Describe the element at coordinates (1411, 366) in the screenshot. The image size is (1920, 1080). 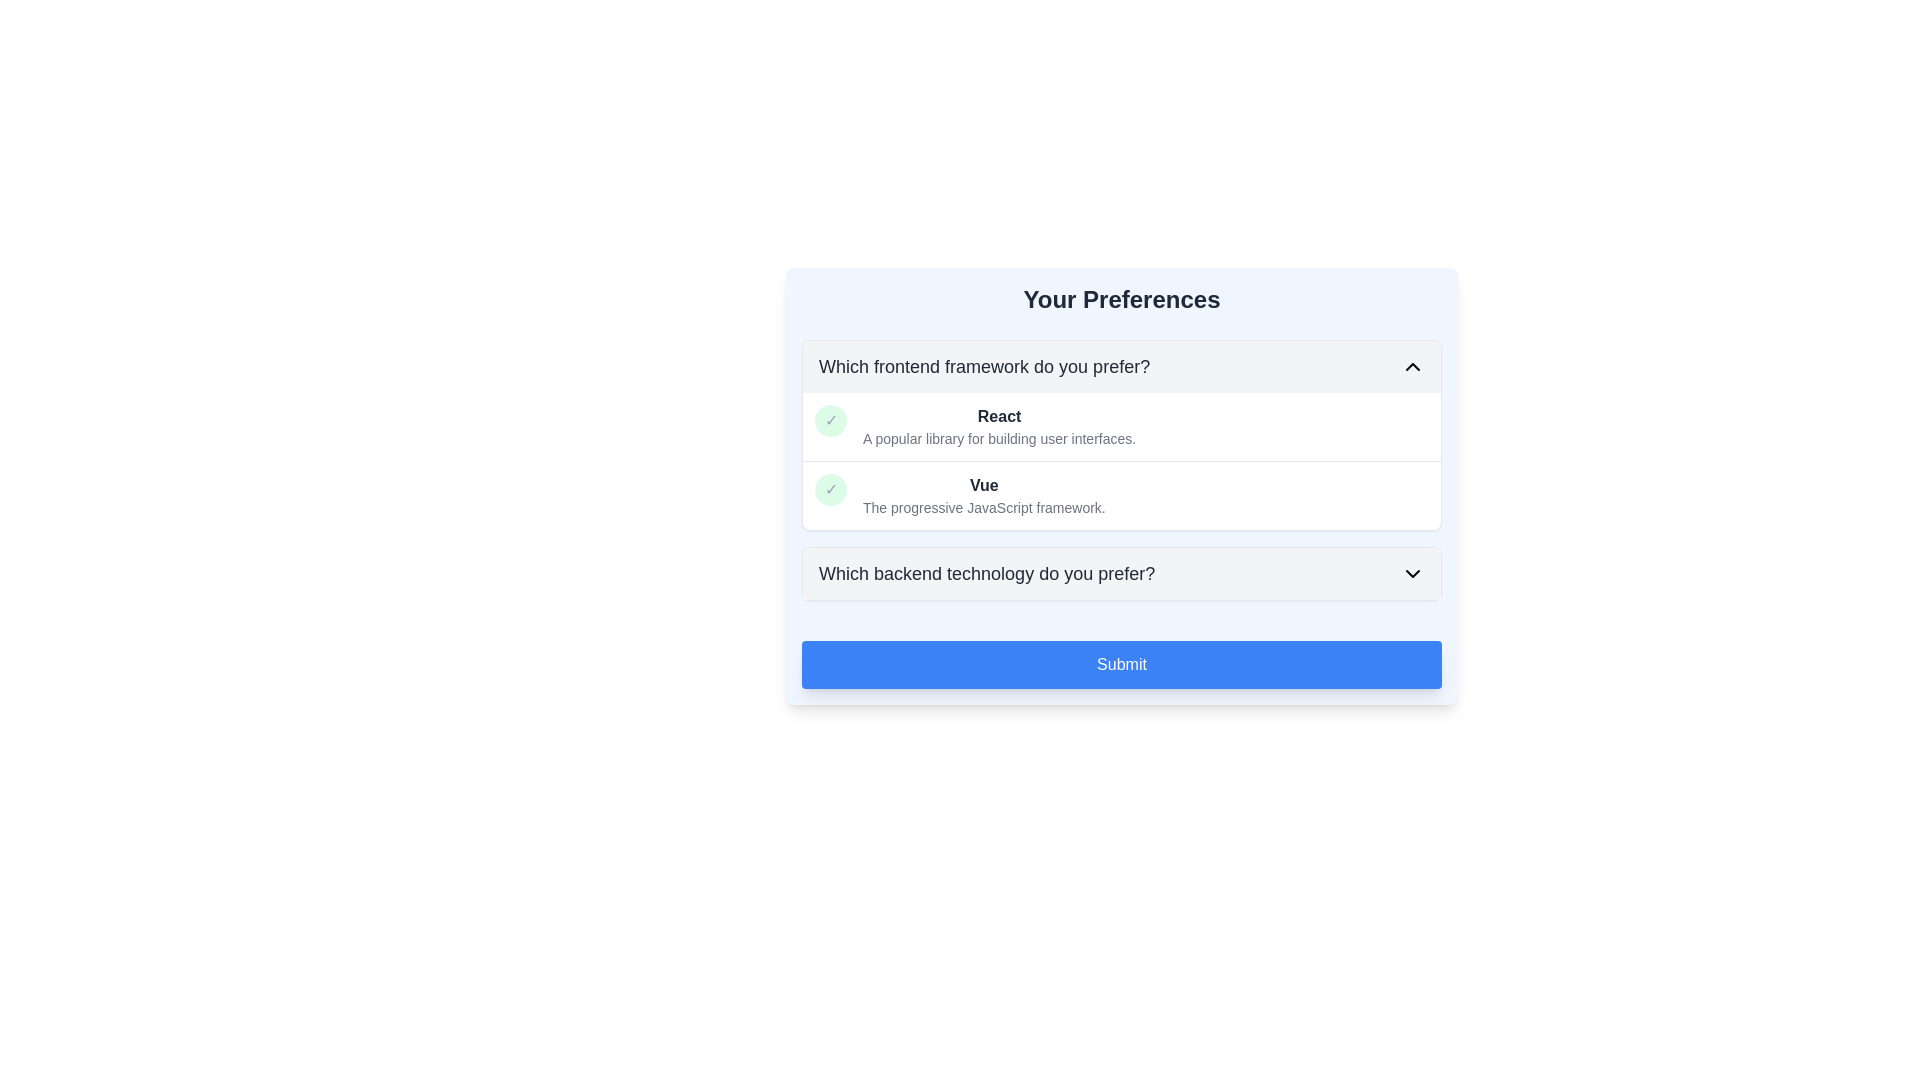
I see `the upward-pointing chevron icon located in the upper-right of the 'Which frontend framework do you prefer?' section to interact with it` at that location.